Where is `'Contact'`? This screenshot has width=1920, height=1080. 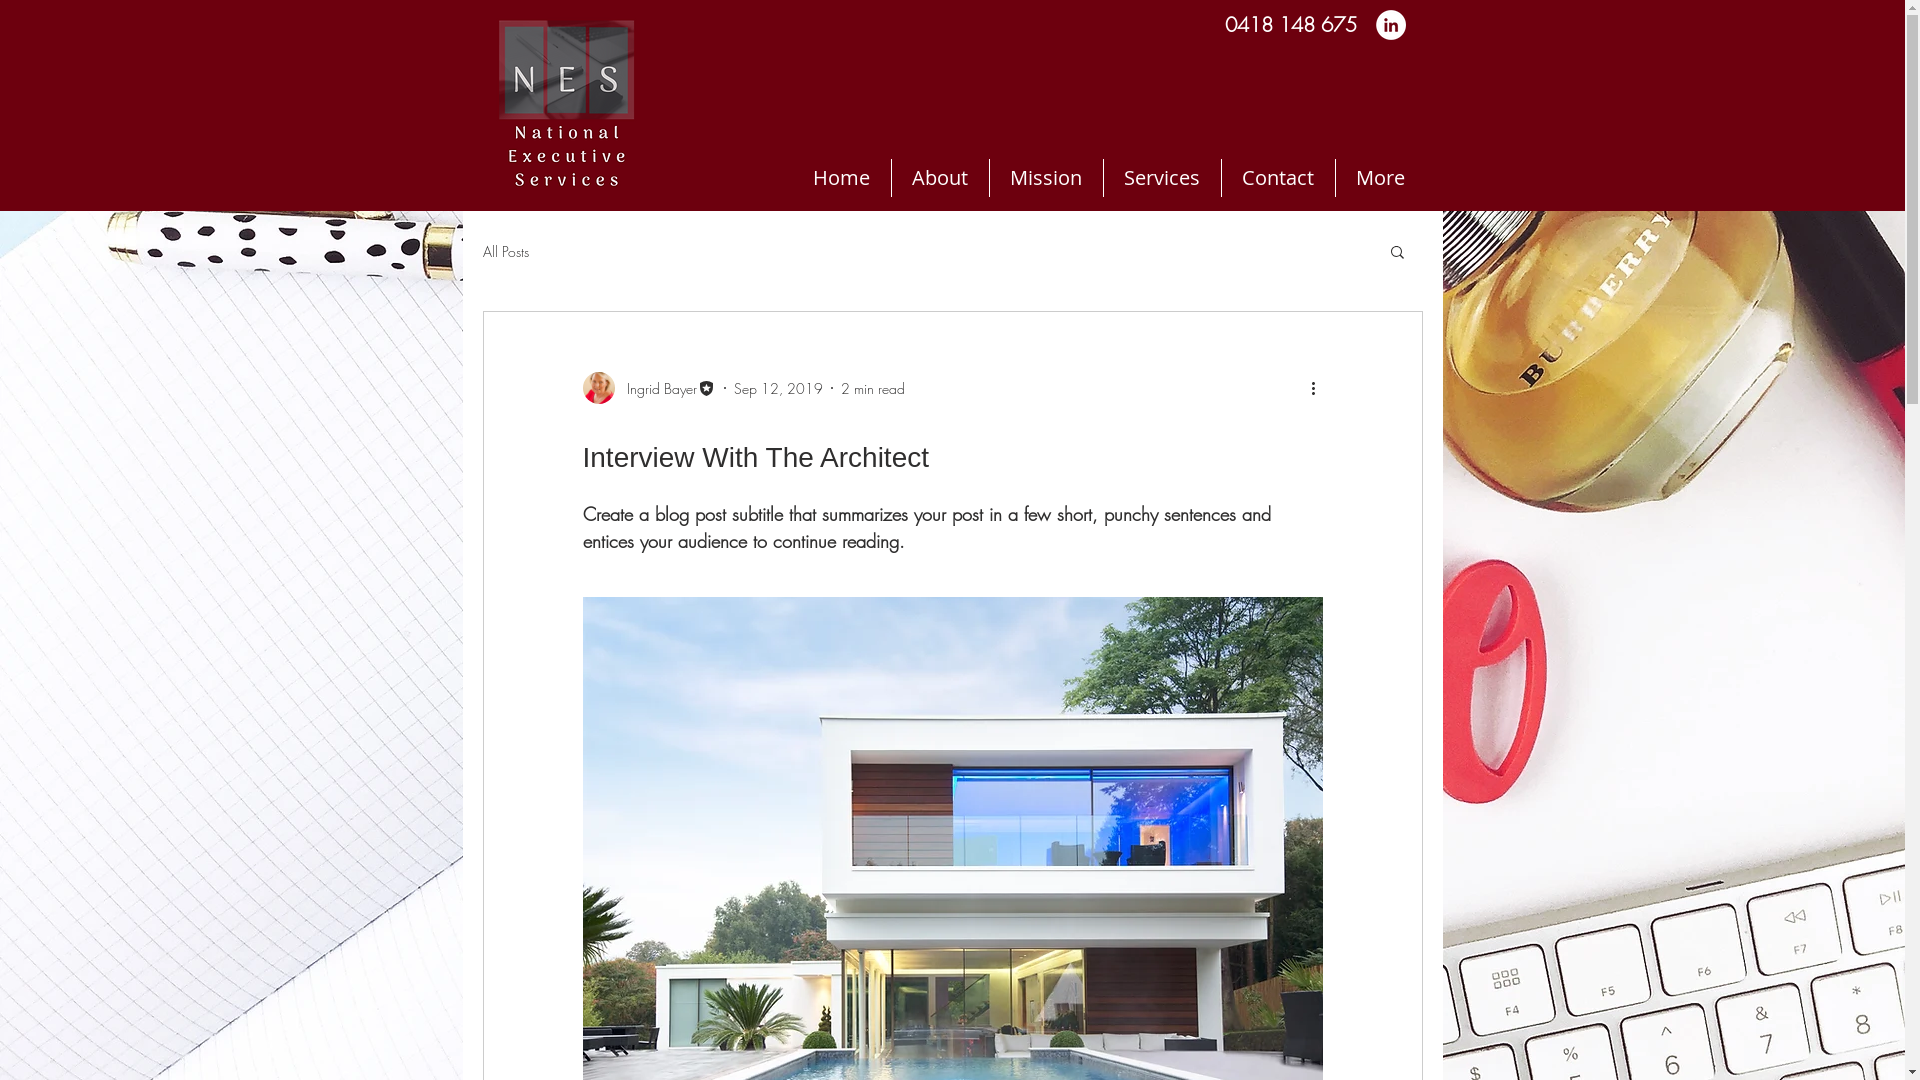 'Contact' is located at coordinates (1275, 176).